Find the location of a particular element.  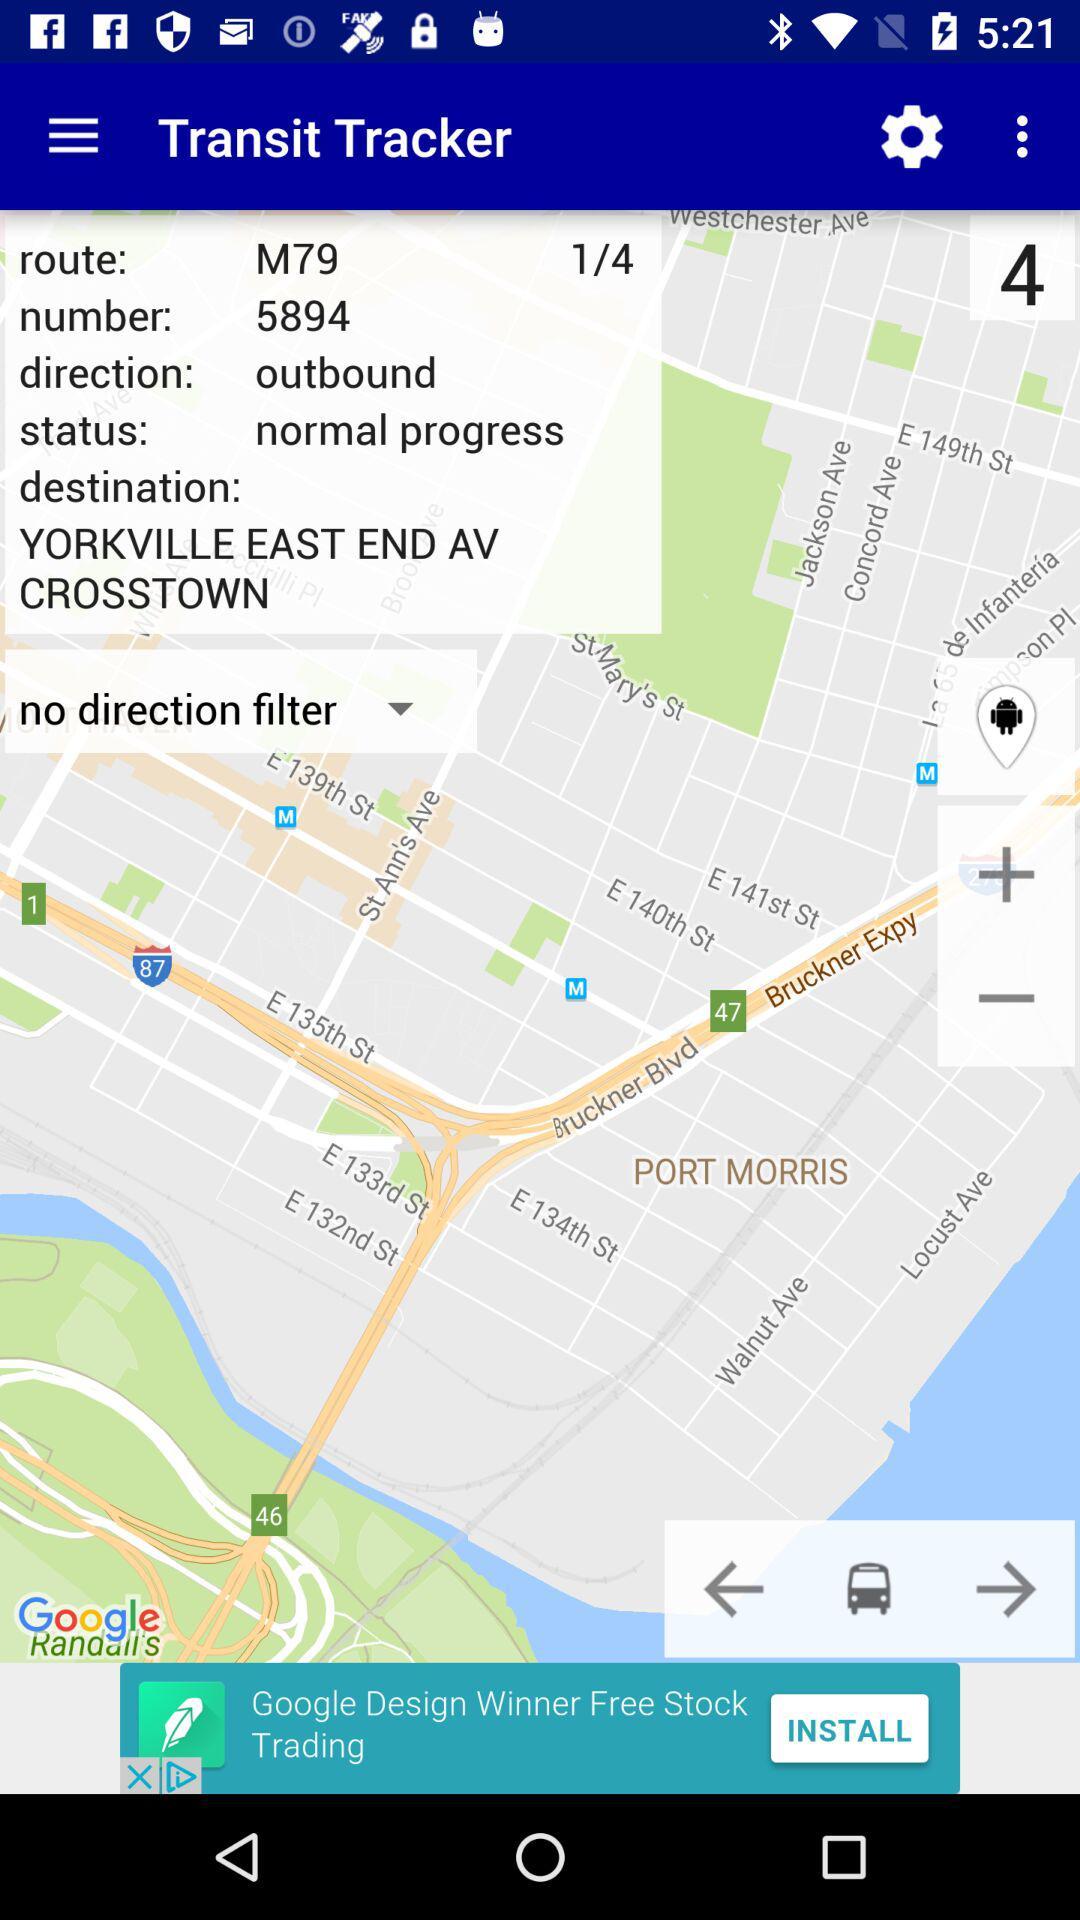

the chat icon is located at coordinates (868, 1587).